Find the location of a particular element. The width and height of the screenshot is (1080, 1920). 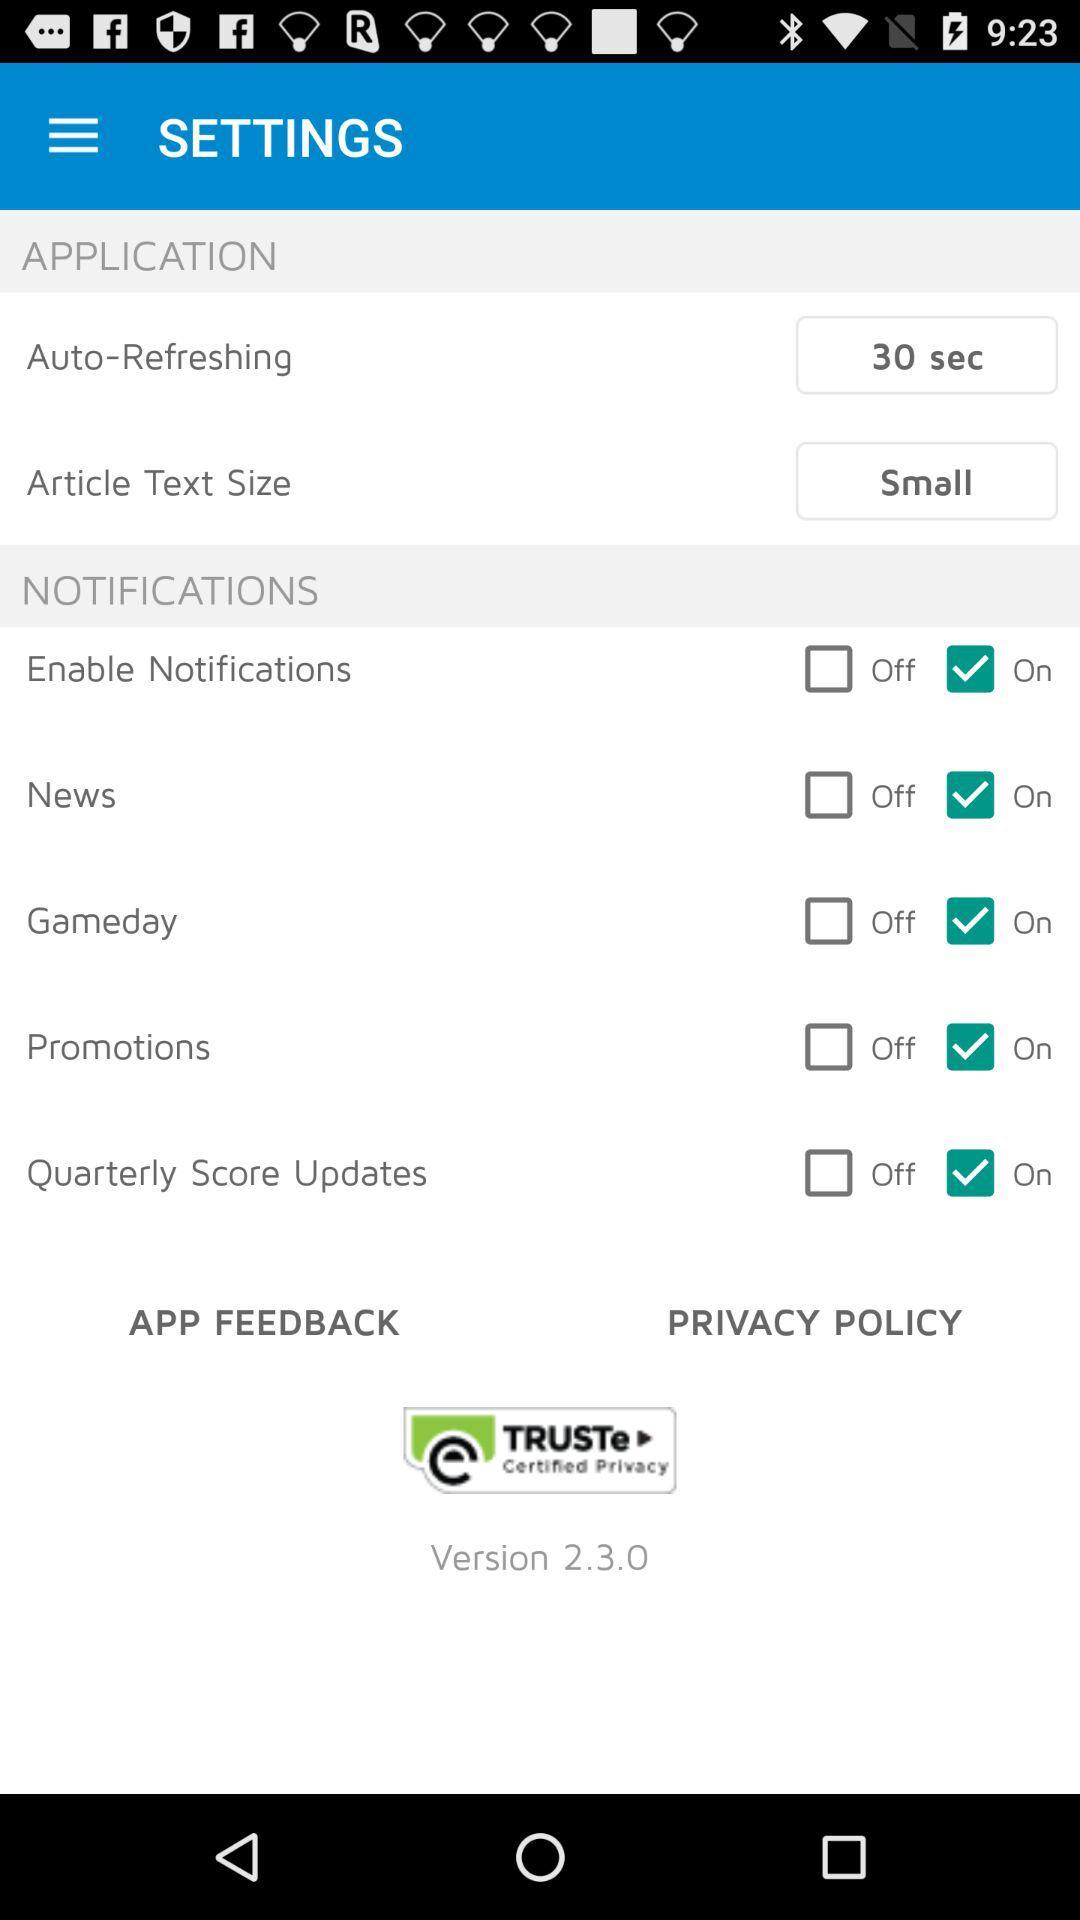

menu is located at coordinates (72, 135).